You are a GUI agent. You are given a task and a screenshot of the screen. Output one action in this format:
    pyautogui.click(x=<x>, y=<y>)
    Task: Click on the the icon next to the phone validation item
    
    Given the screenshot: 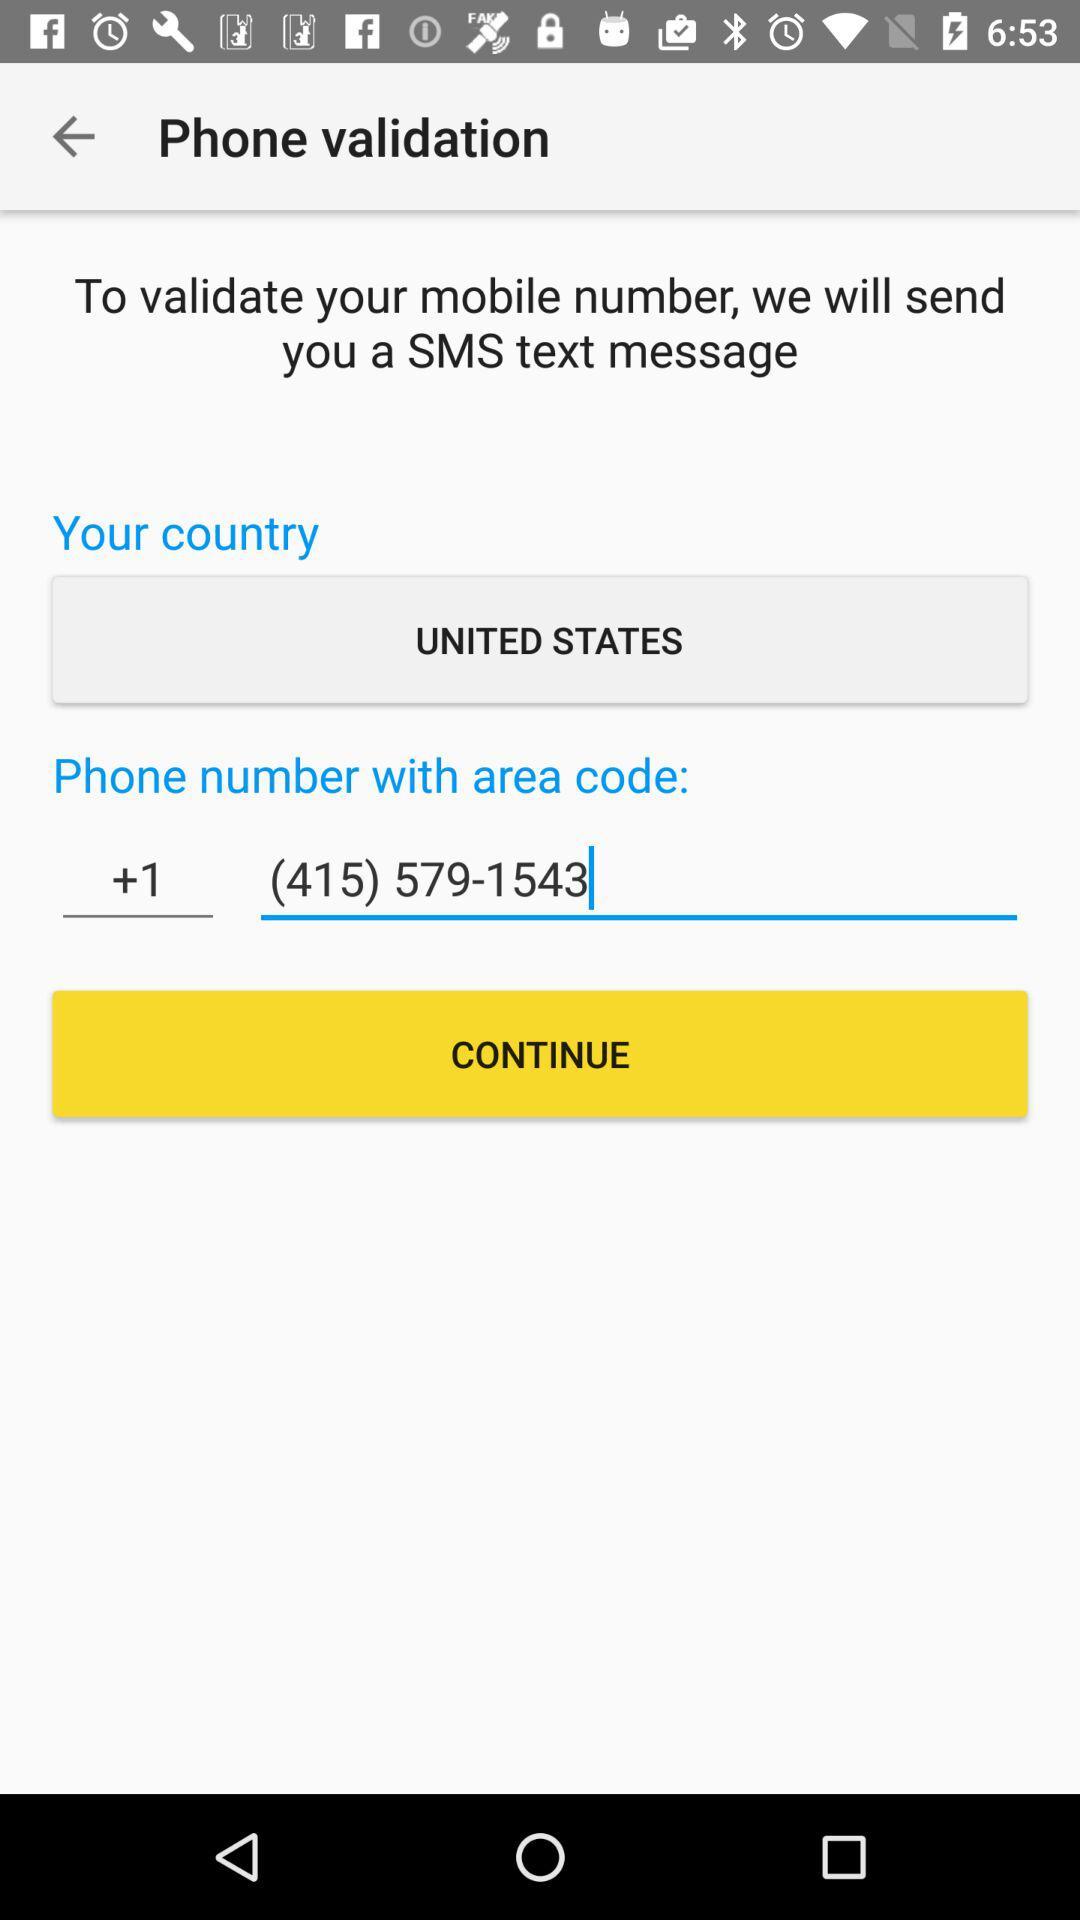 What is the action you would take?
    pyautogui.click(x=72, y=135)
    